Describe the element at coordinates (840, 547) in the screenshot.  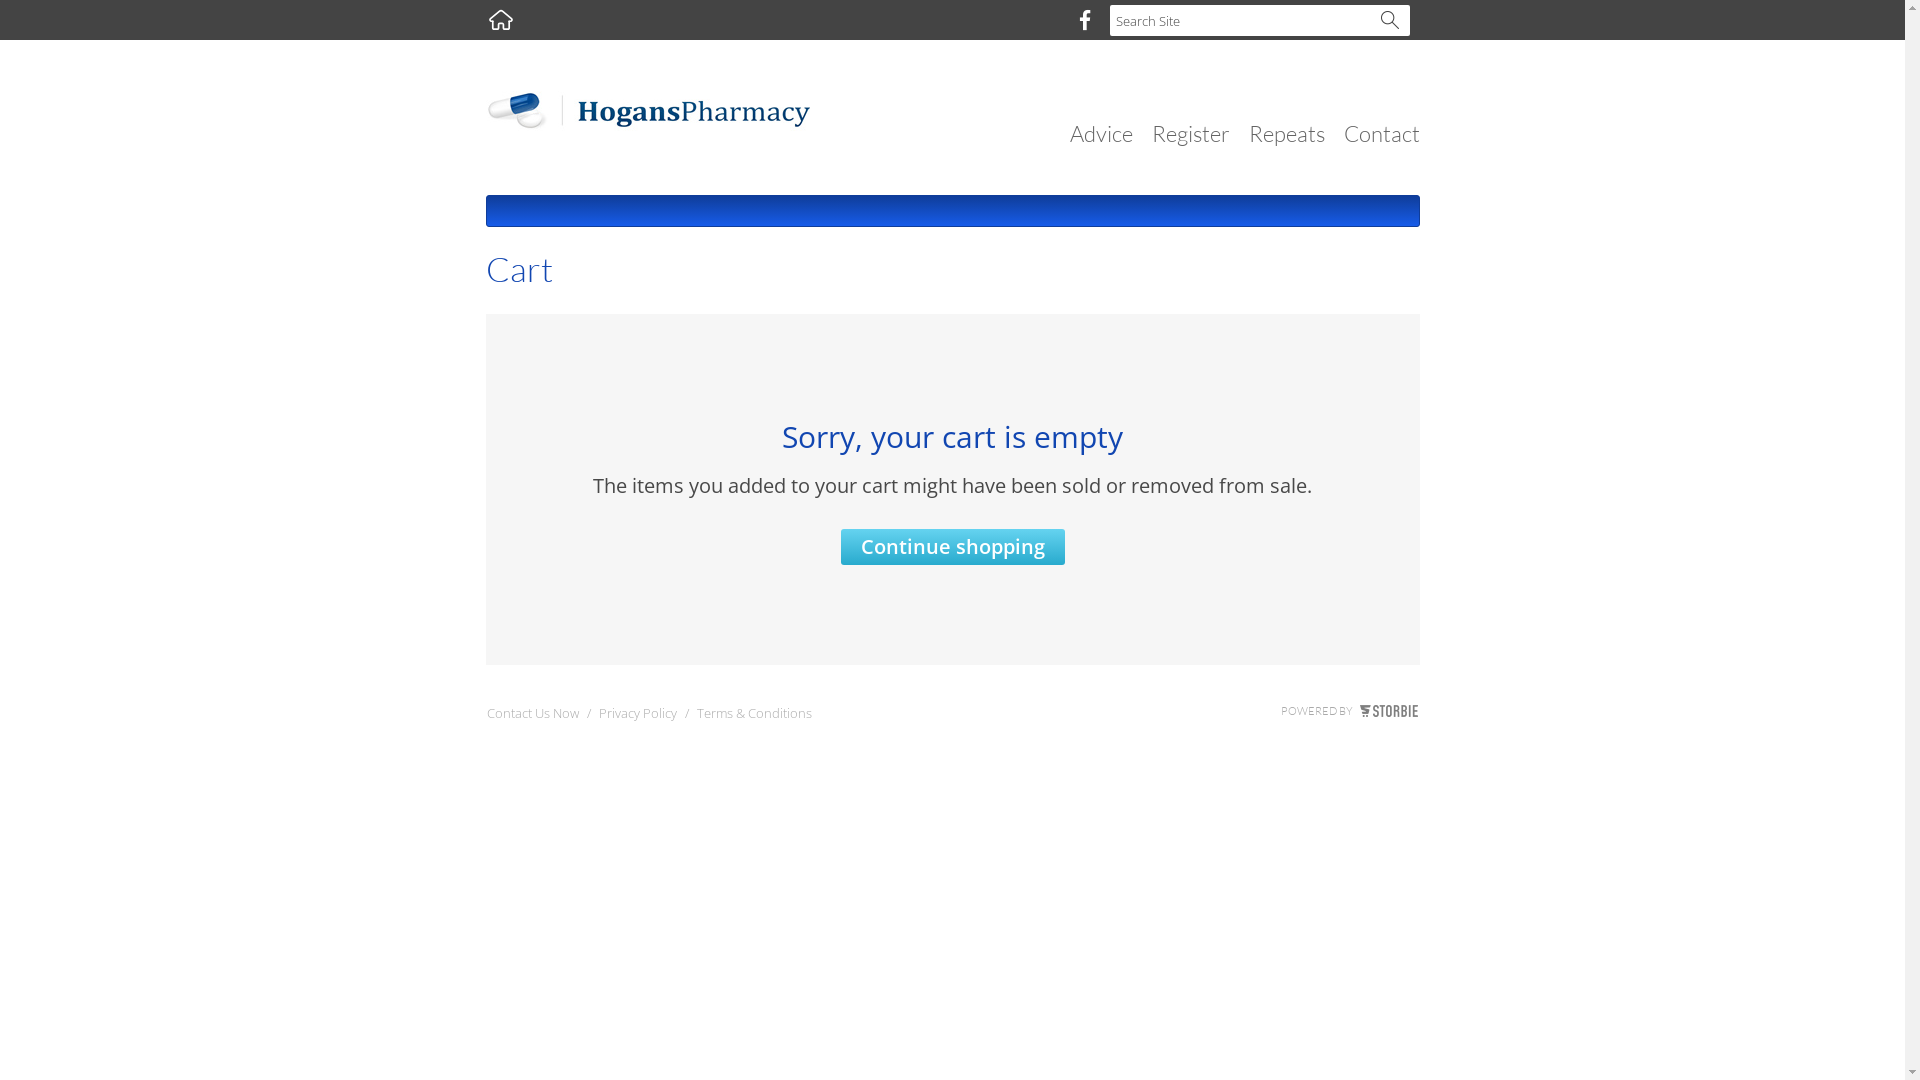
I see `'Continue shopping'` at that location.